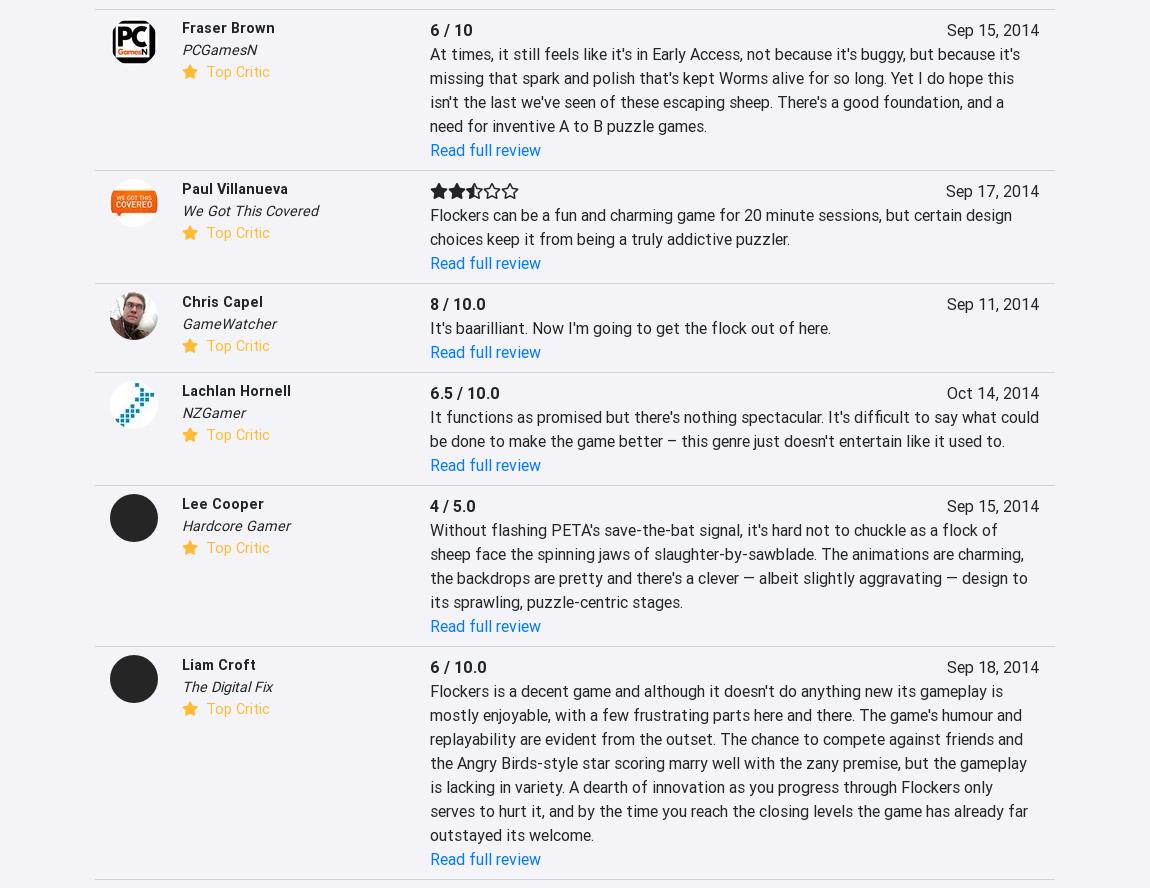 The width and height of the screenshot is (1150, 888). Describe the element at coordinates (451, 504) in the screenshot. I see `'4 / 5.0'` at that location.